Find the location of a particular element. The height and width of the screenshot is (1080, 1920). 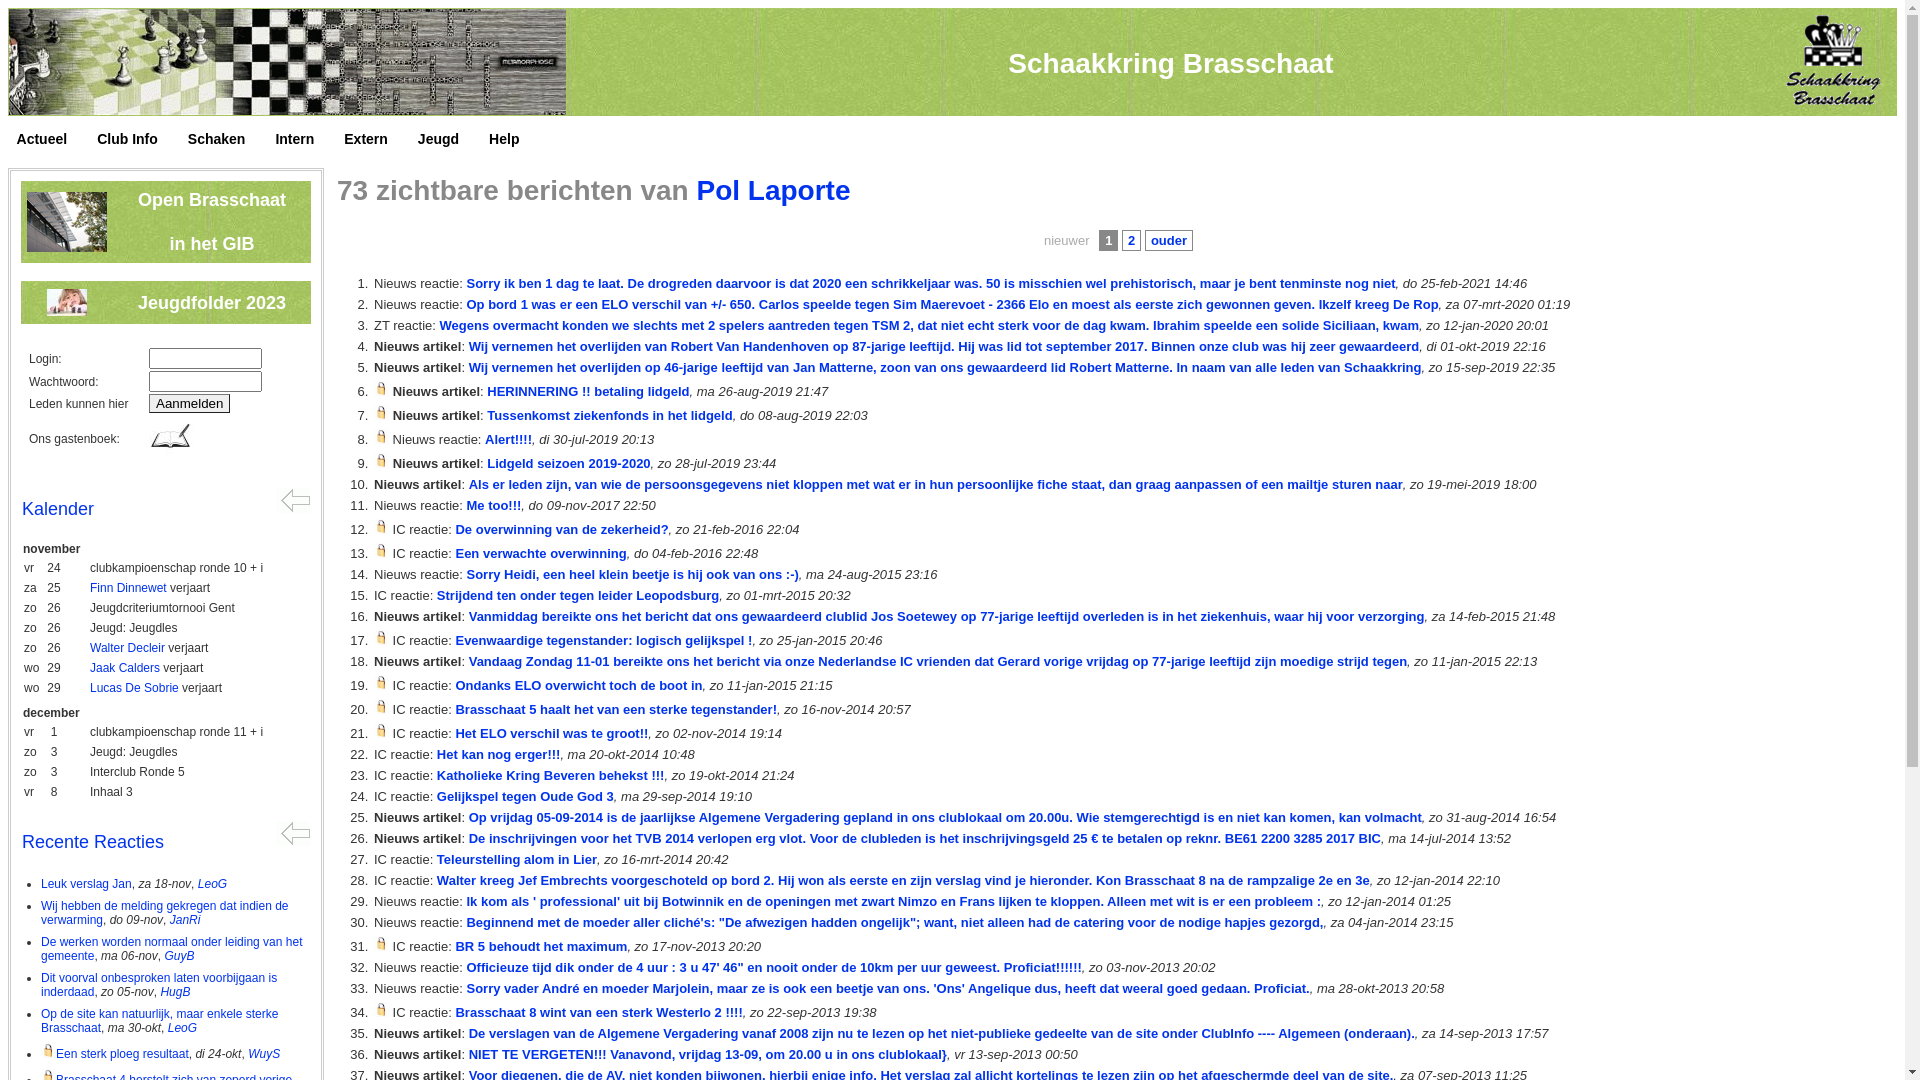

'Wij hebben de melding gekregen dat indien de verwarming' is located at coordinates (41, 913).